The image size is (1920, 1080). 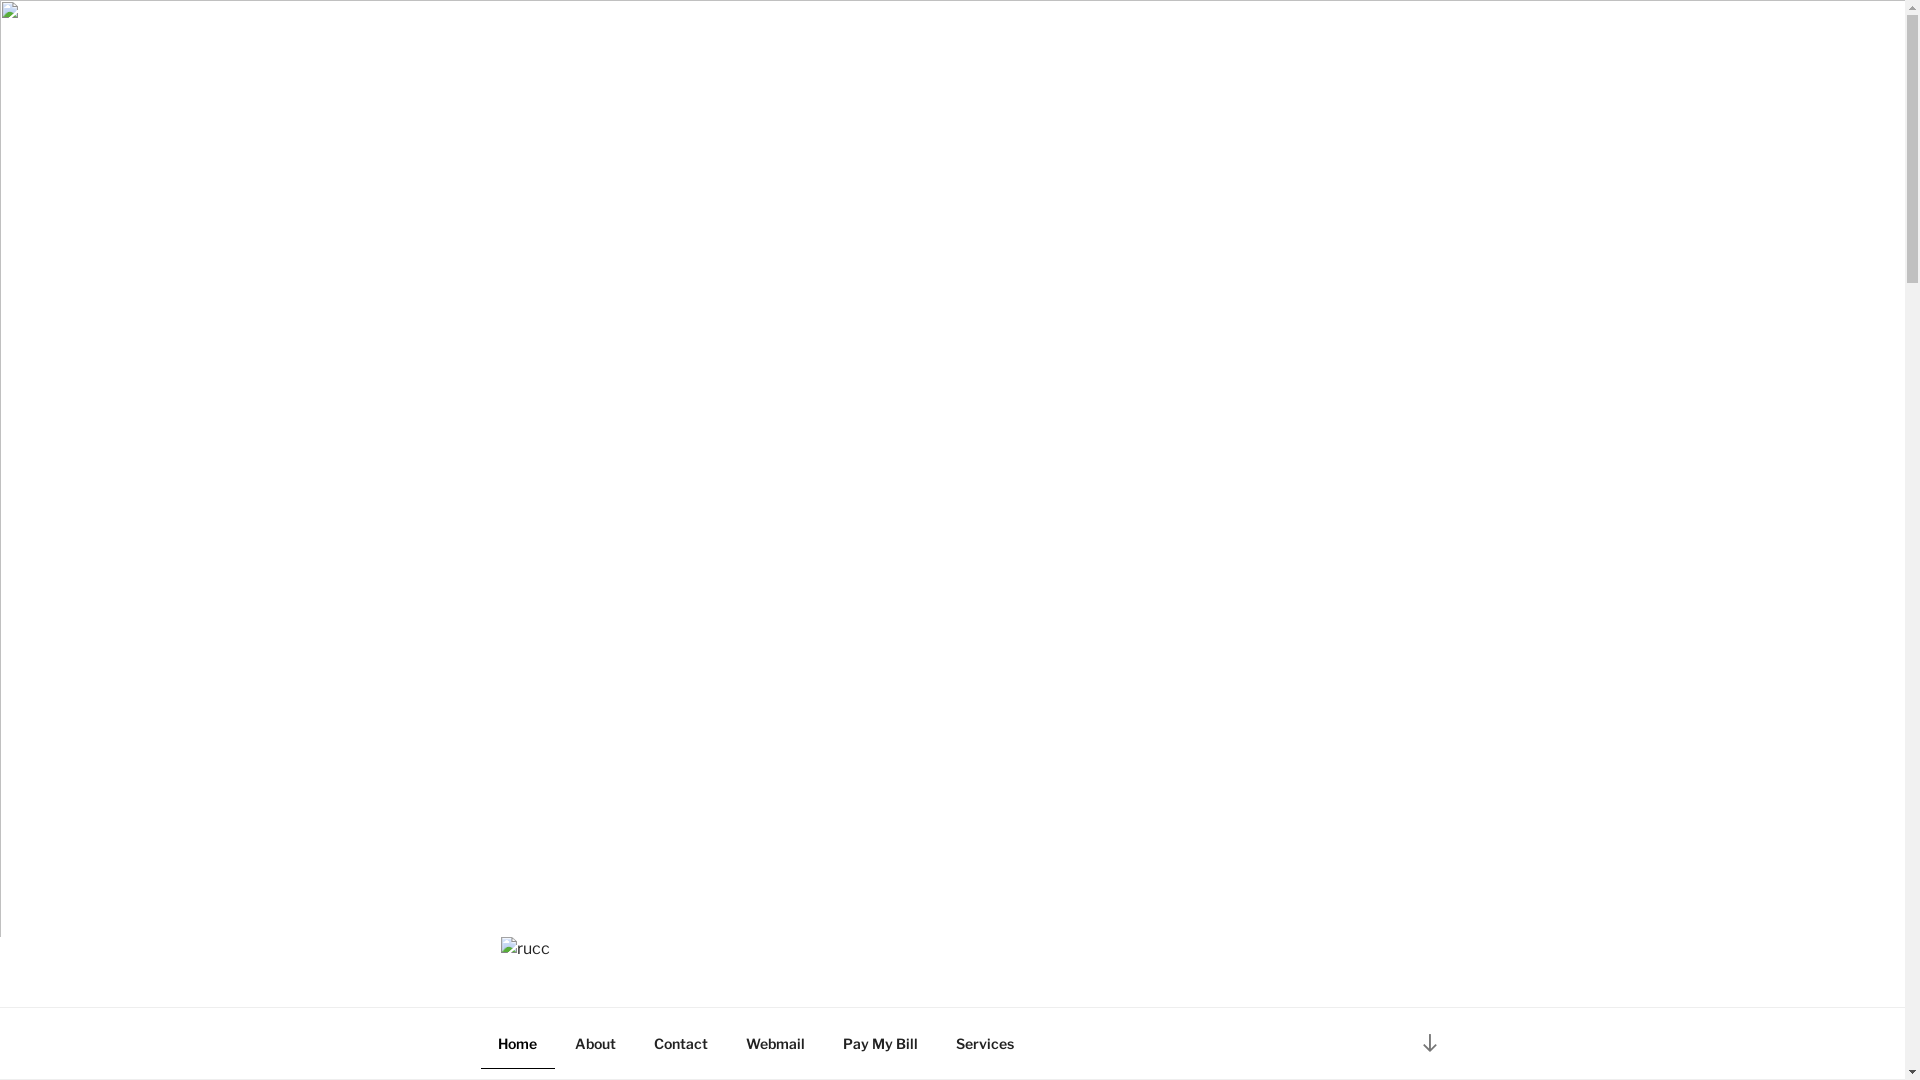 What do you see at coordinates (773, 1041) in the screenshot?
I see `'Webmail'` at bounding box center [773, 1041].